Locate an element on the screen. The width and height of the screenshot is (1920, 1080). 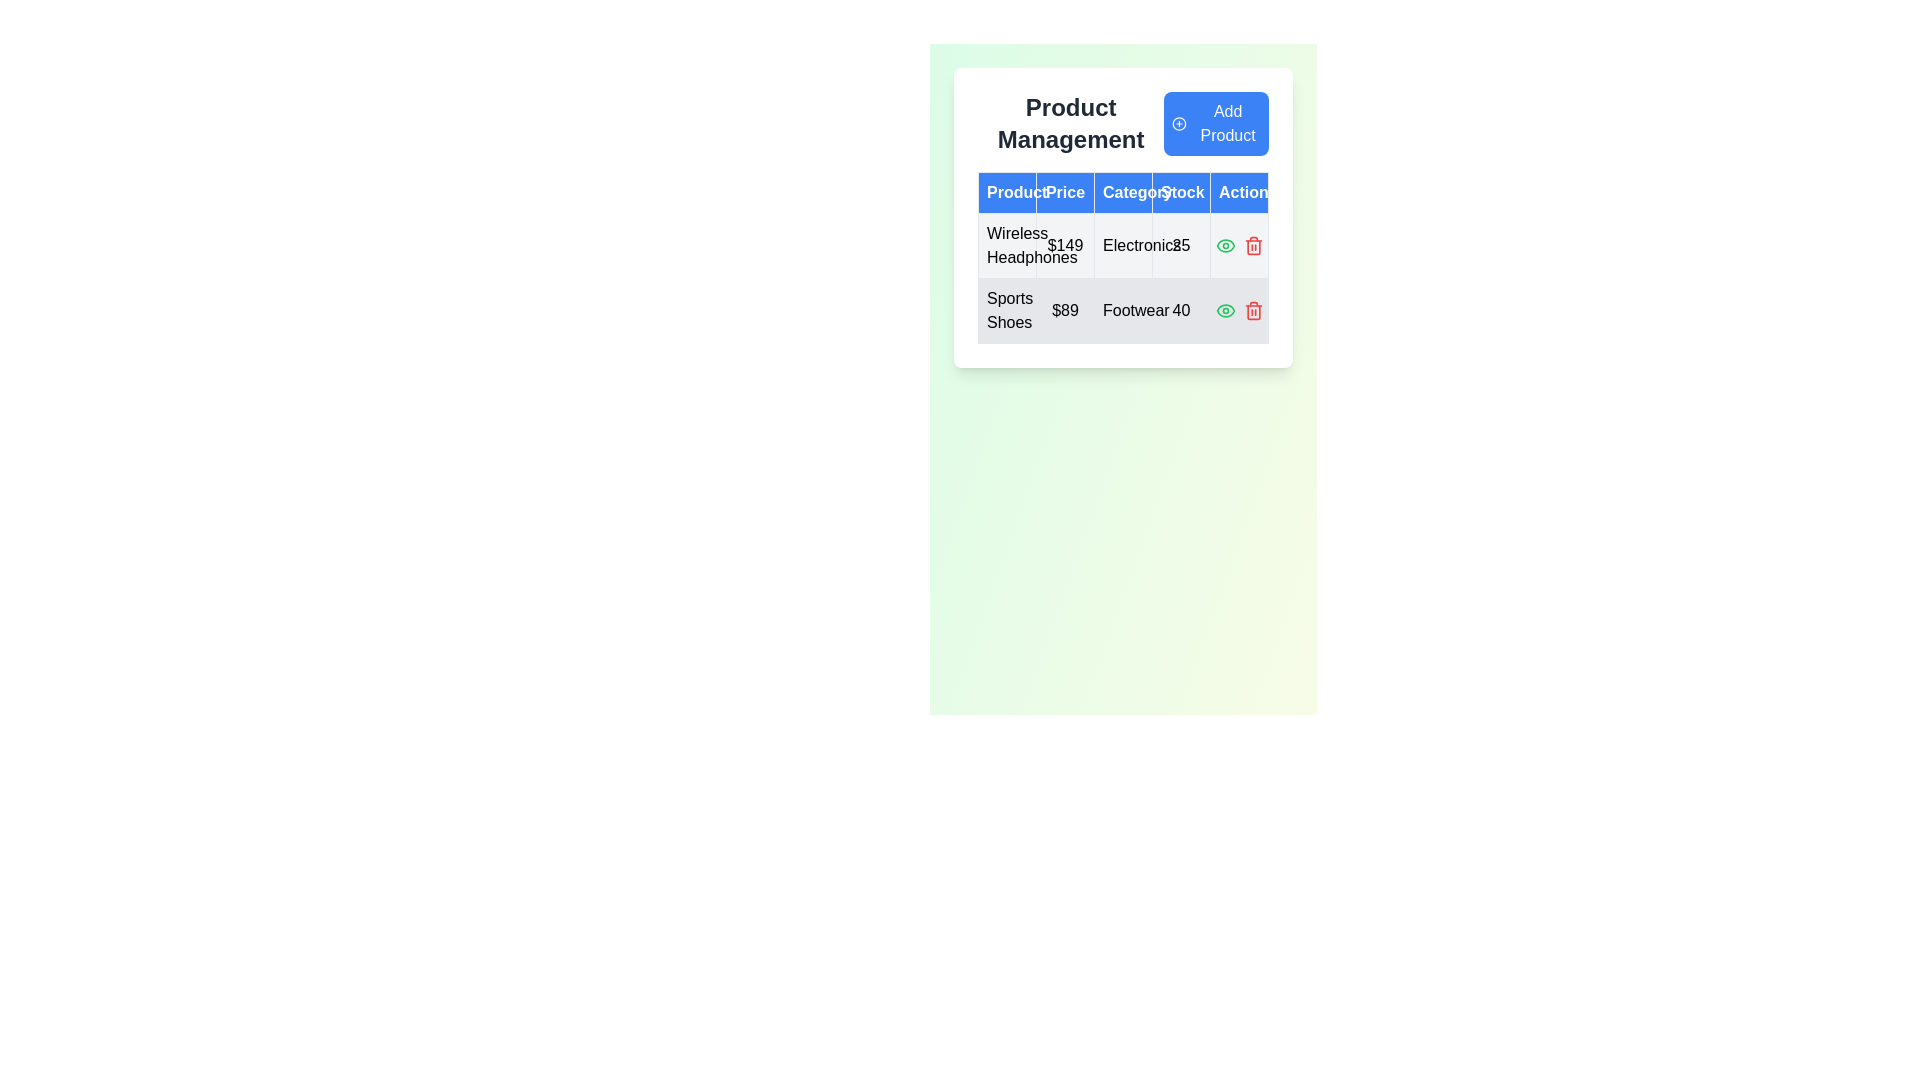
the header label for the action buttons in the 'Product Management' section, which is the fifth label in the row, positioned at the top-right corner is located at coordinates (1238, 192).